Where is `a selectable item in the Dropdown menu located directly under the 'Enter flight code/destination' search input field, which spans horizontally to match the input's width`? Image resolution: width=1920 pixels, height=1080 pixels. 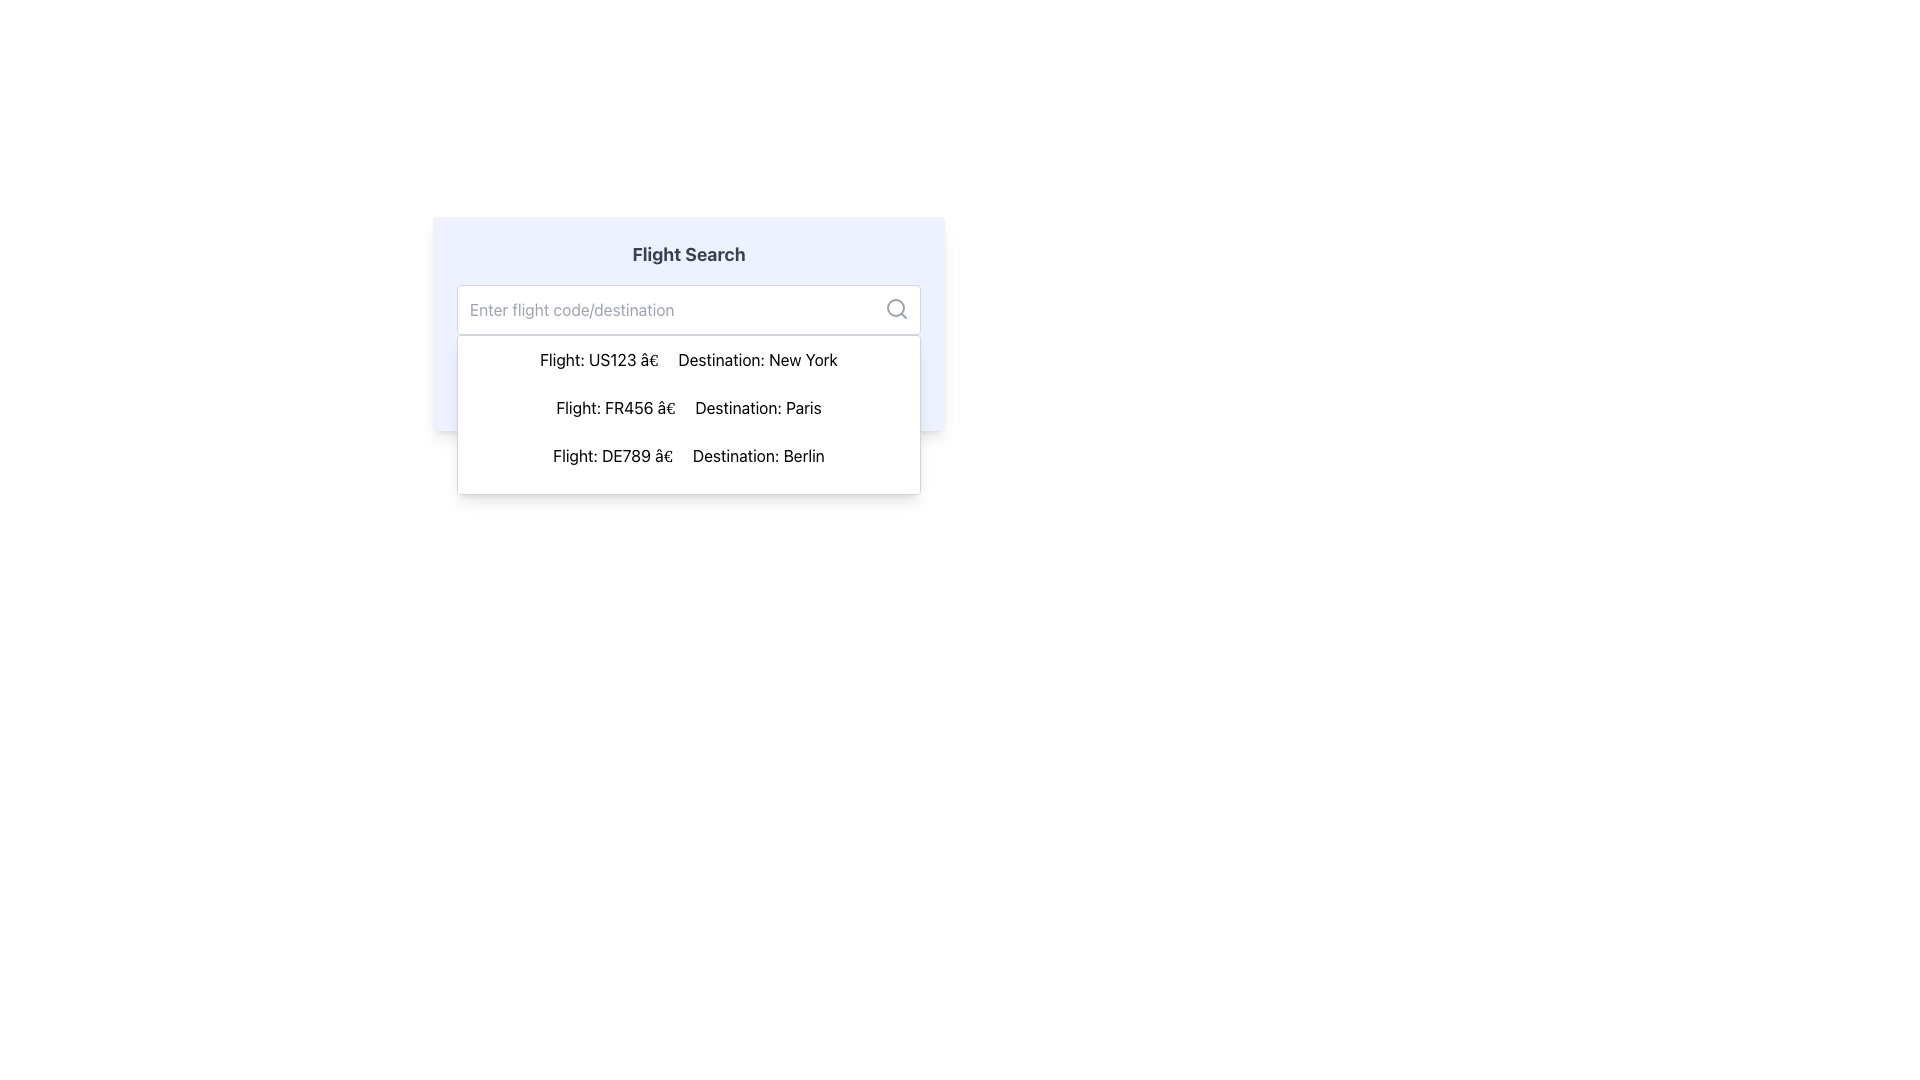 a selectable item in the Dropdown menu located directly under the 'Enter flight code/destination' search input field, which spans horizontally to match the input's width is located at coordinates (689, 414).